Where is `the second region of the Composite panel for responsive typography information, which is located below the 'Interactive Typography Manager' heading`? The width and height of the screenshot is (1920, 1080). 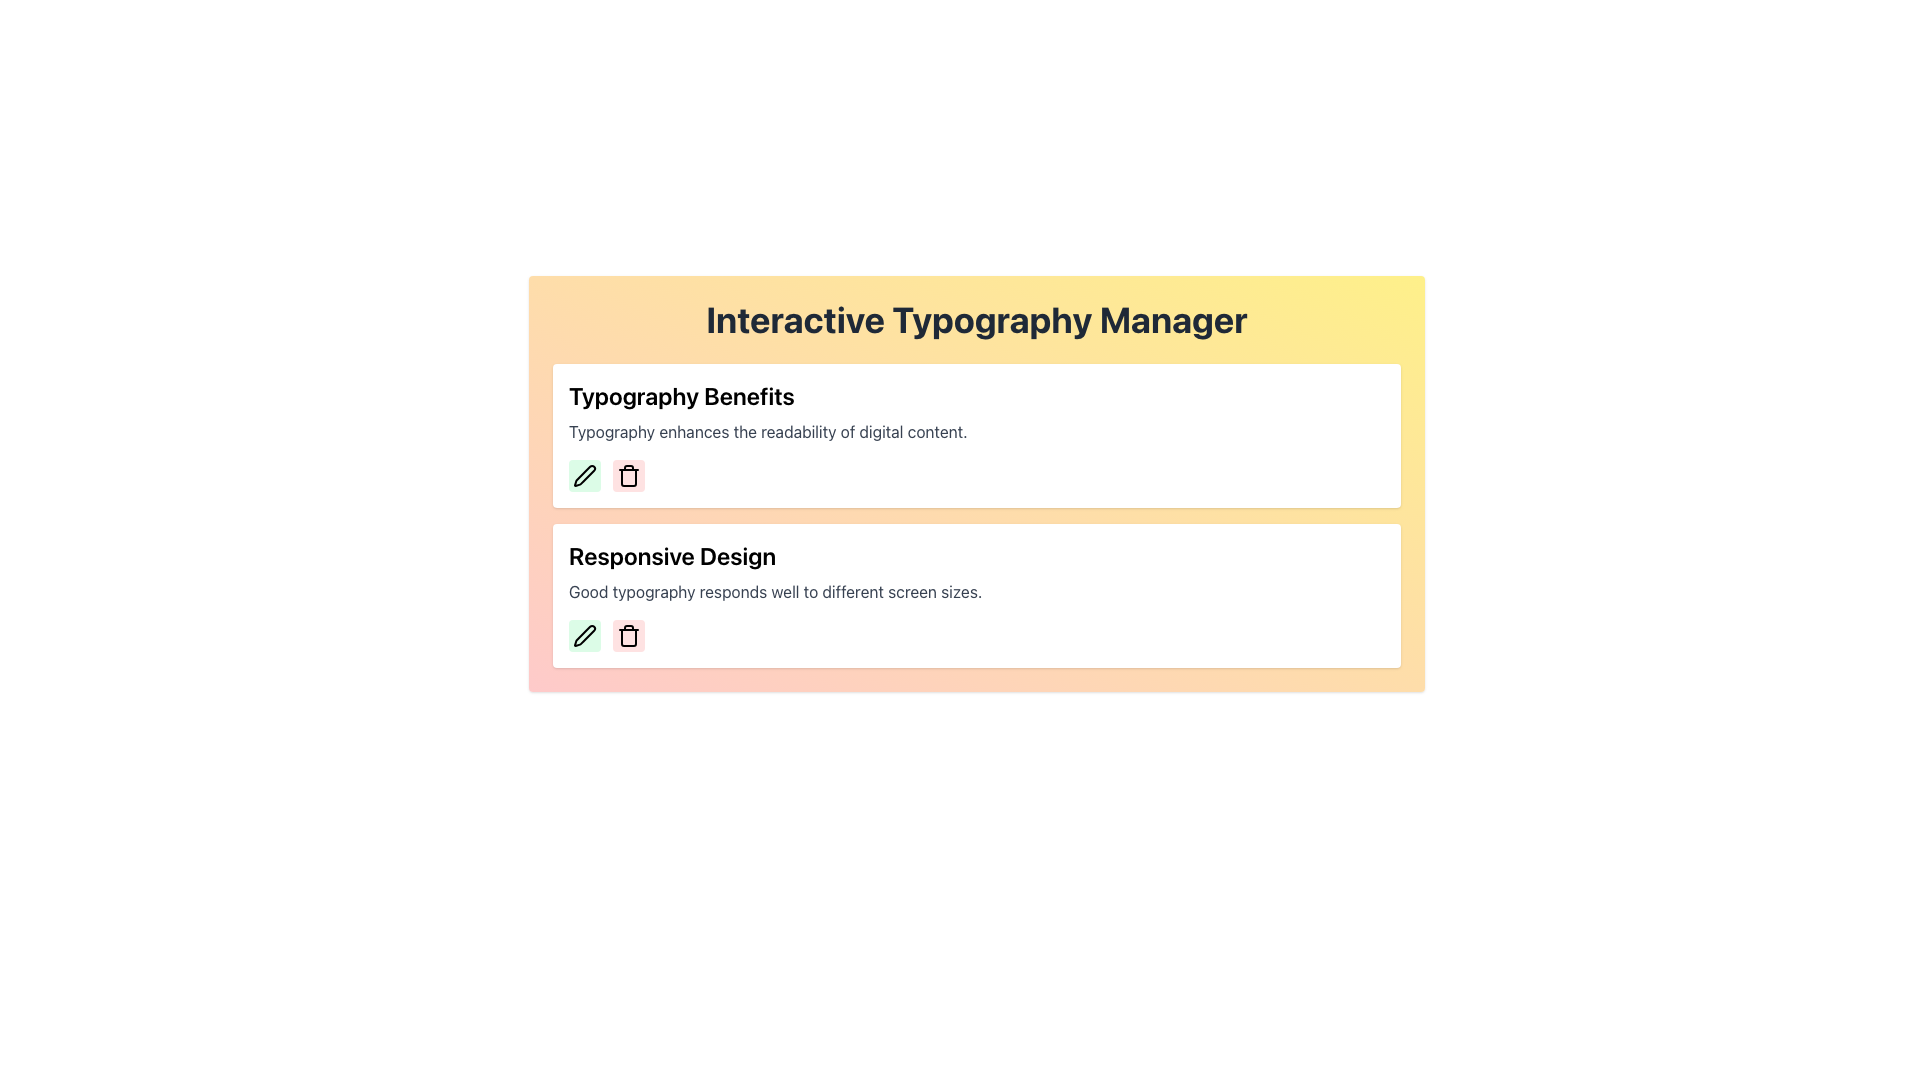
the second region of the Composite panel for responsive typography information, which is located below the 'Interactive Typography Manager' heading is located at coordinates (977, 515).